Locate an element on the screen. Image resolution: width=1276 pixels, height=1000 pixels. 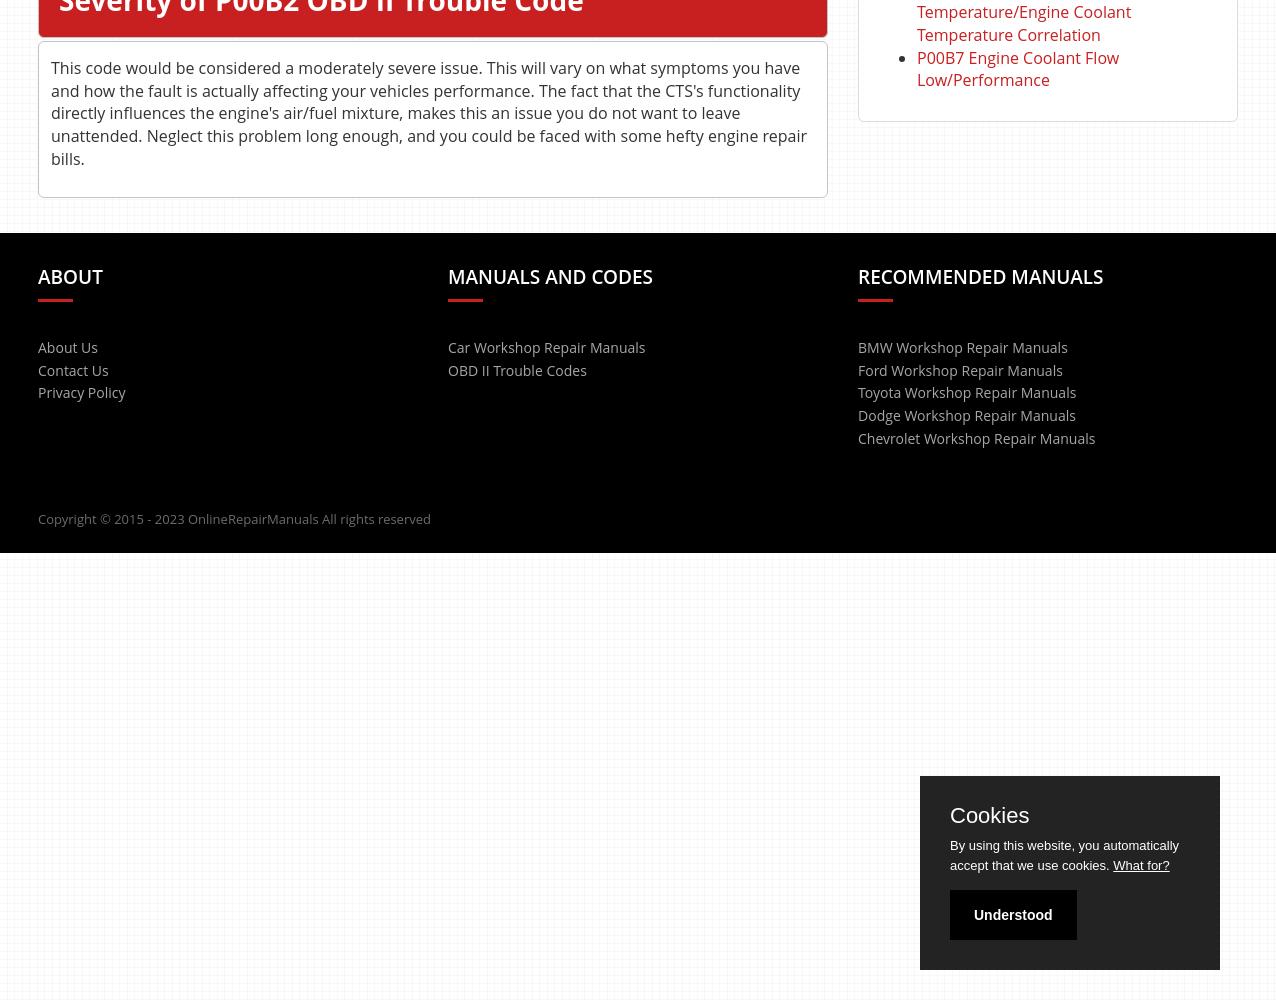
'Understood' is located at coordinates (1012, 915).